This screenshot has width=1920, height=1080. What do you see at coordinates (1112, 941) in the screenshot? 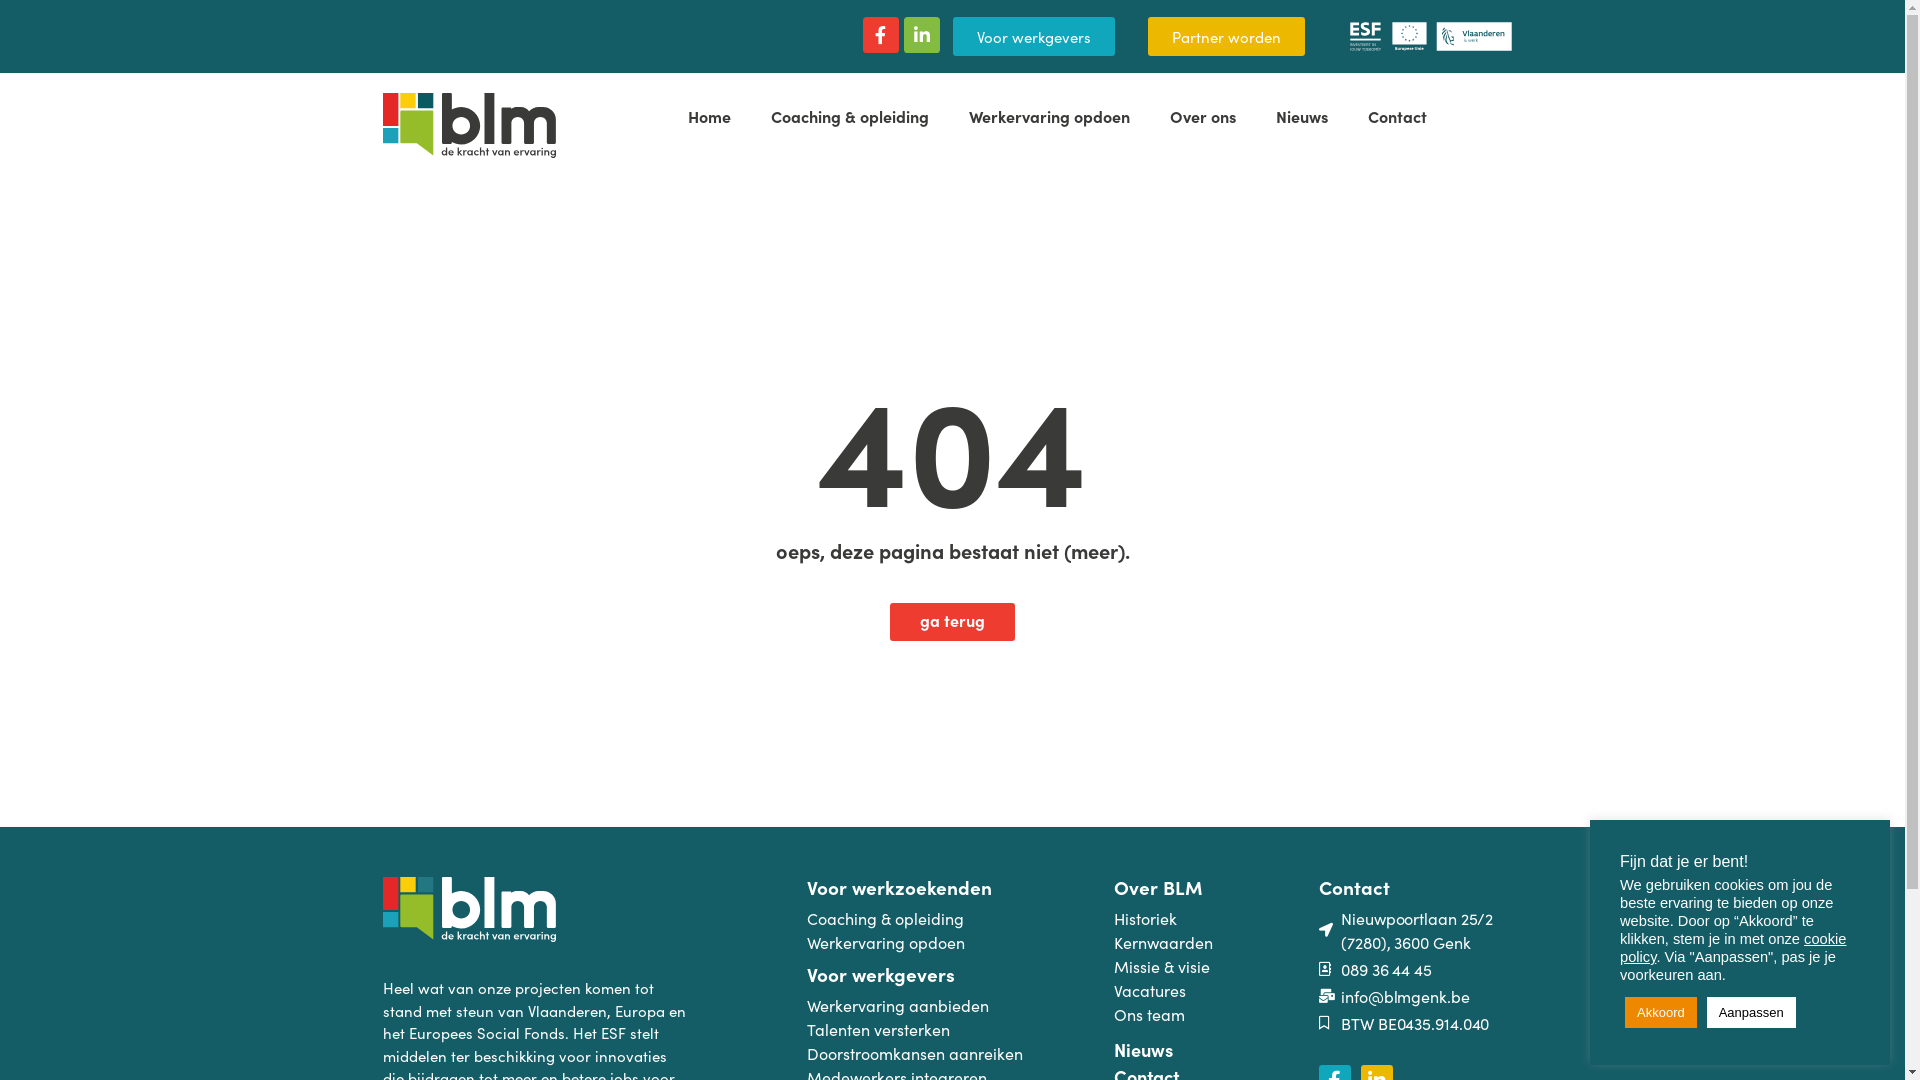
I see `'Kernwaarden'` at bounding box center [1112, 941].